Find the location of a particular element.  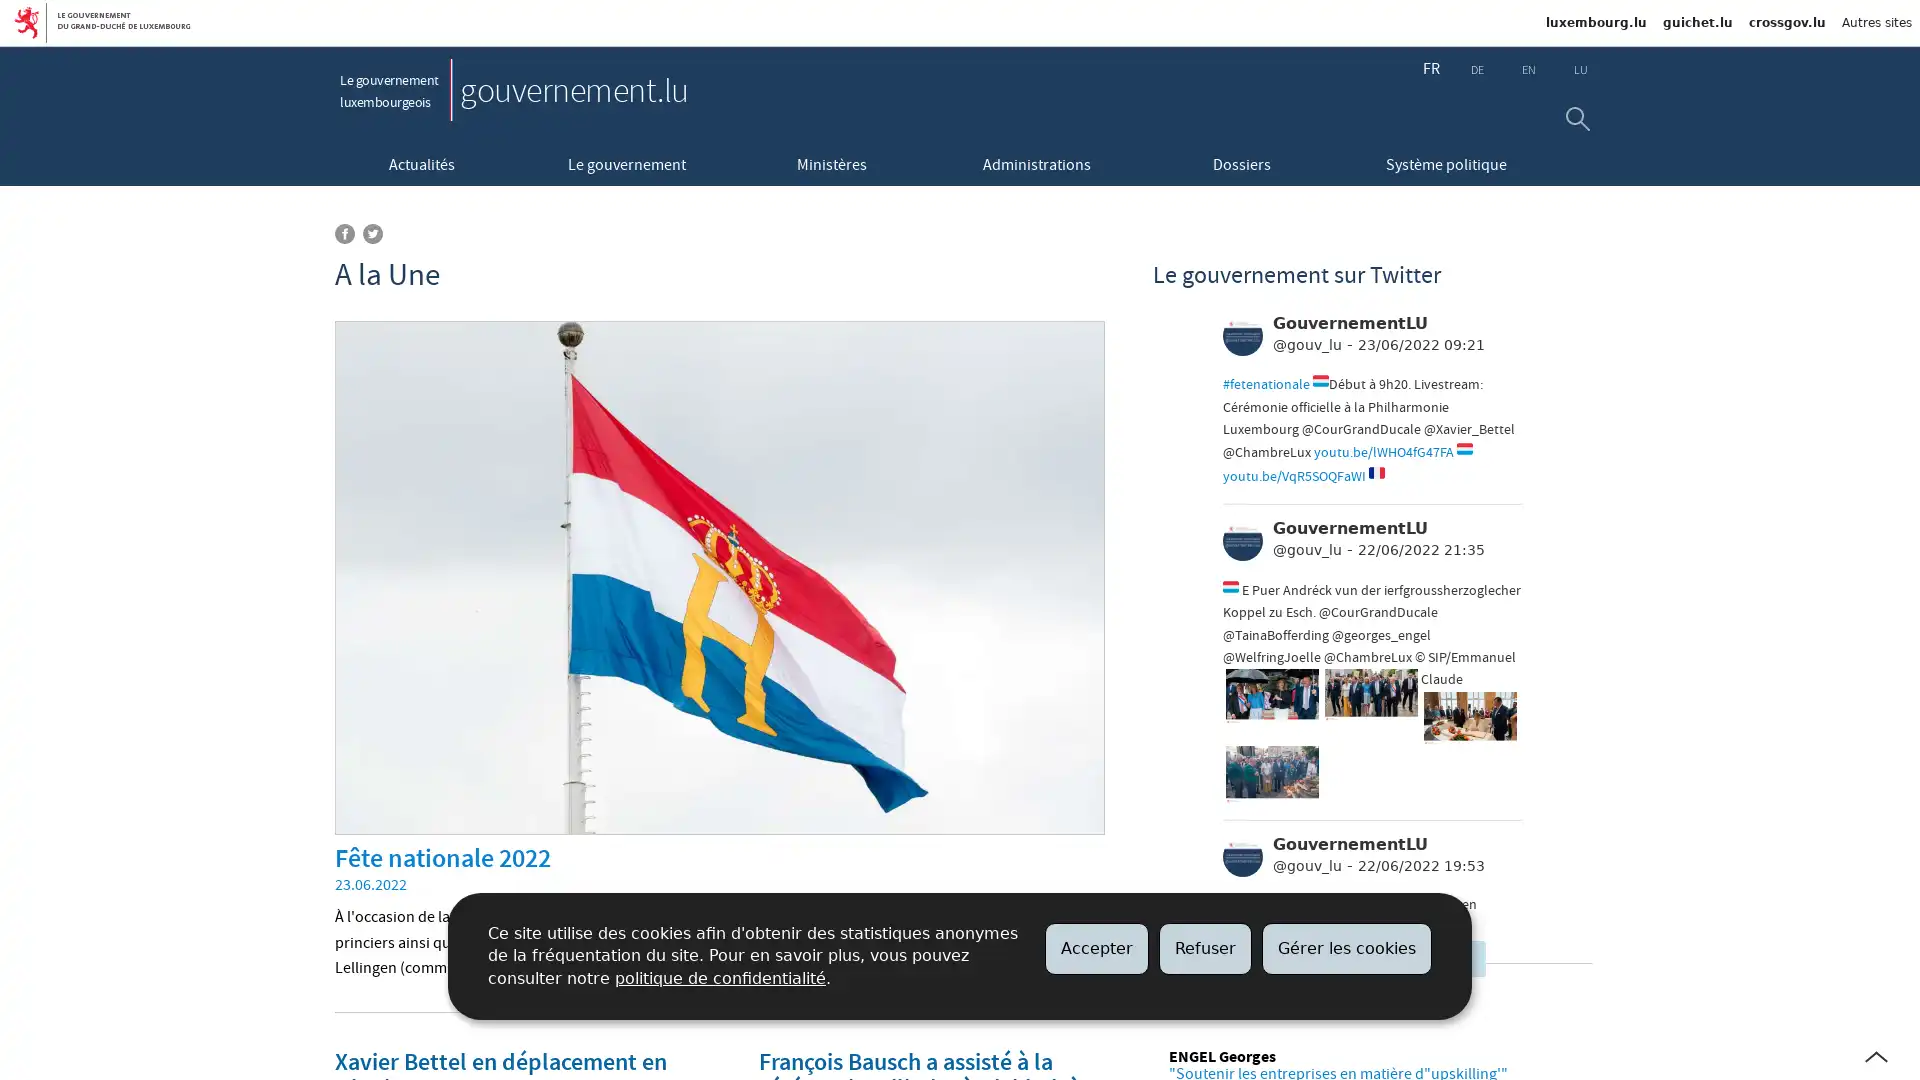

Refuser is located at coordinates (1204, 947).